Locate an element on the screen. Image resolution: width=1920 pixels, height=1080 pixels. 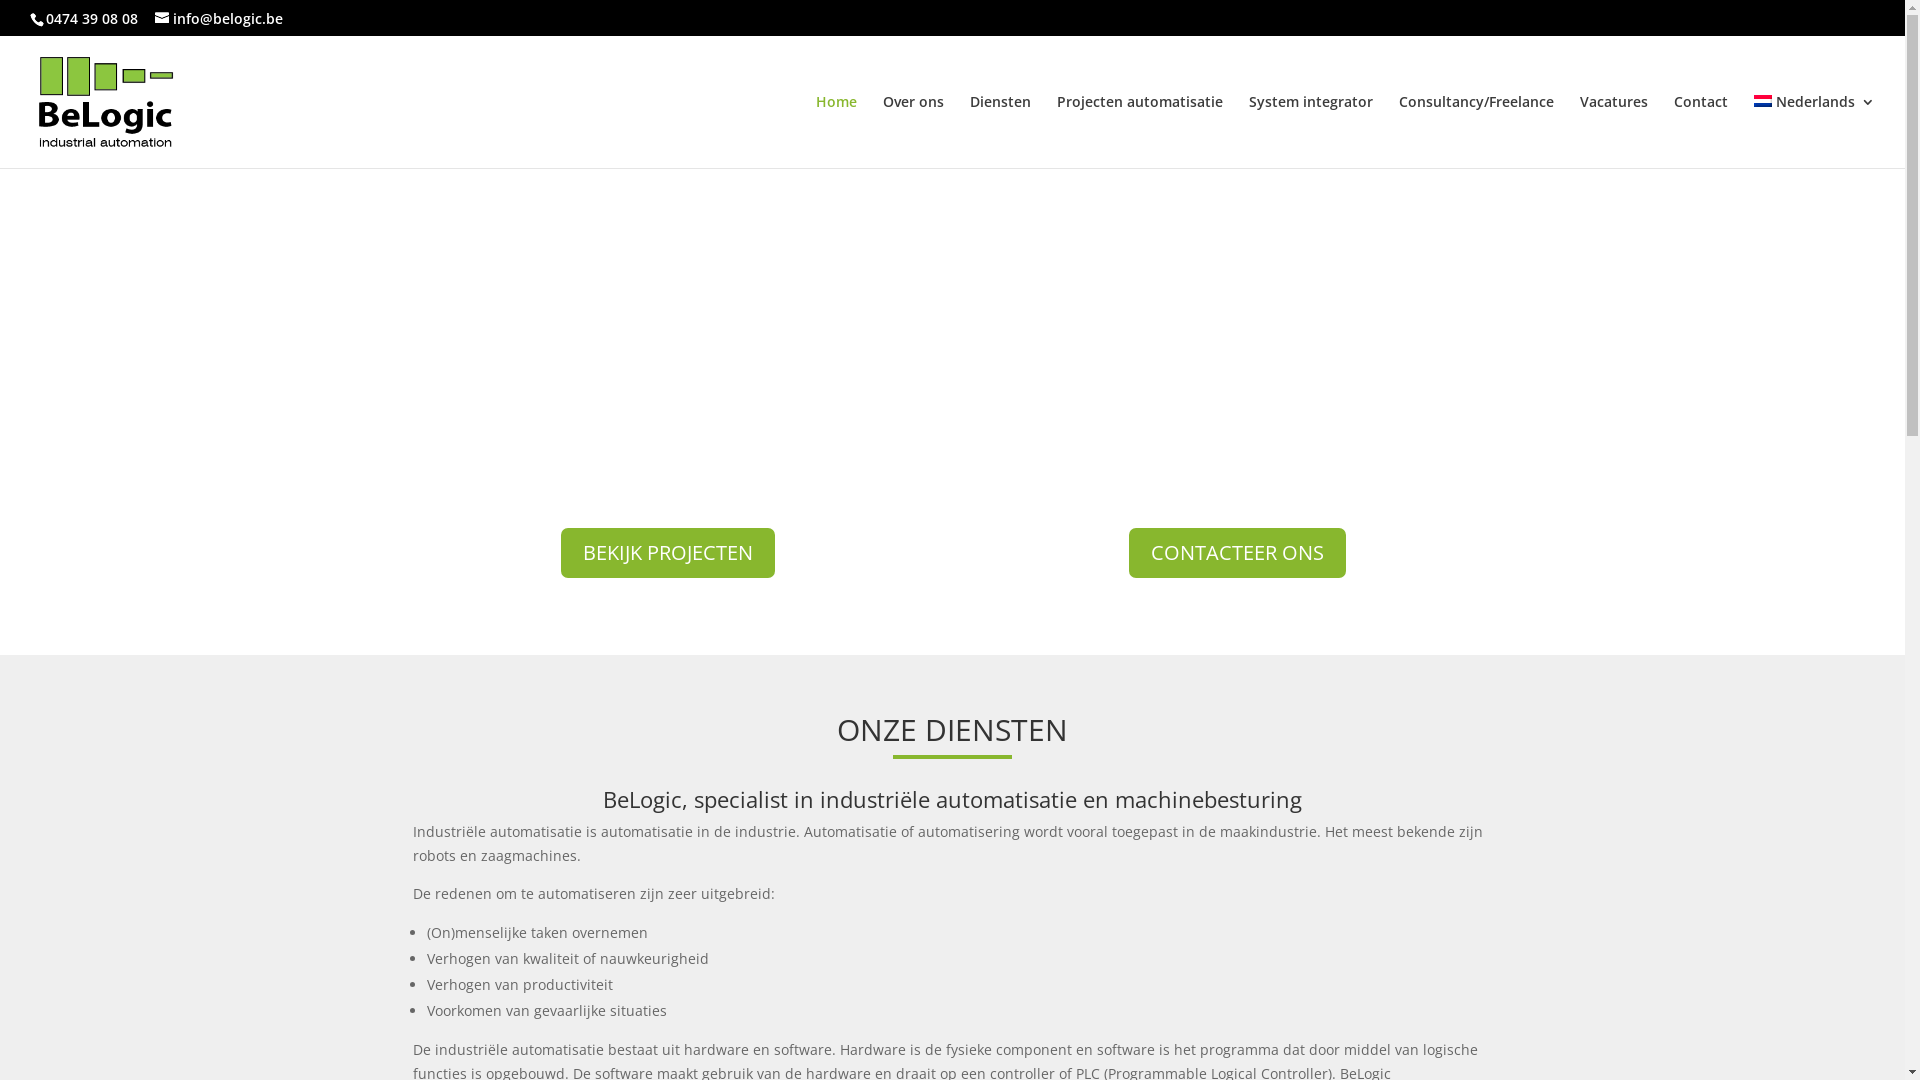
'System integrator' is located at coordinates (1310, 131).